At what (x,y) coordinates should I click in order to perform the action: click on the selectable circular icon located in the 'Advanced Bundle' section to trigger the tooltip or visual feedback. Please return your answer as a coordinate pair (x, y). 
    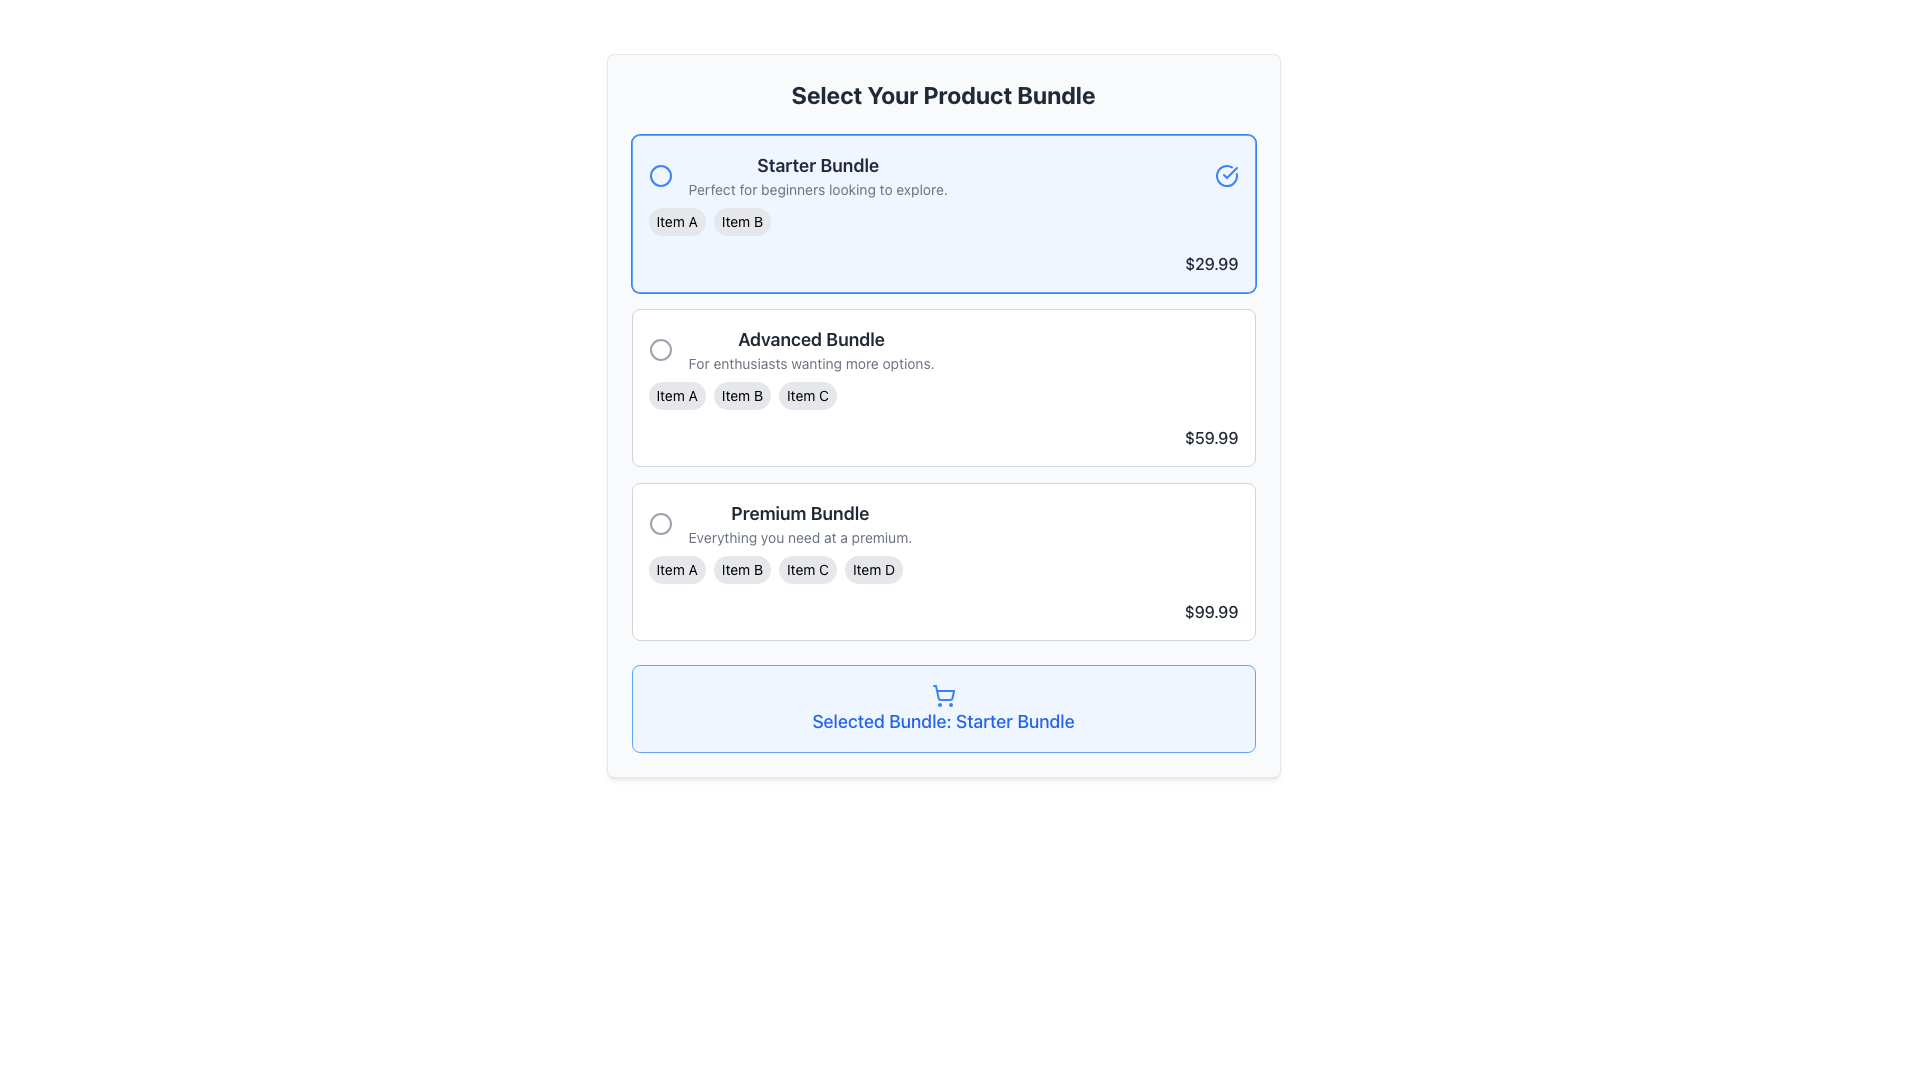
    Looking at the image, I should click on (660, 349).